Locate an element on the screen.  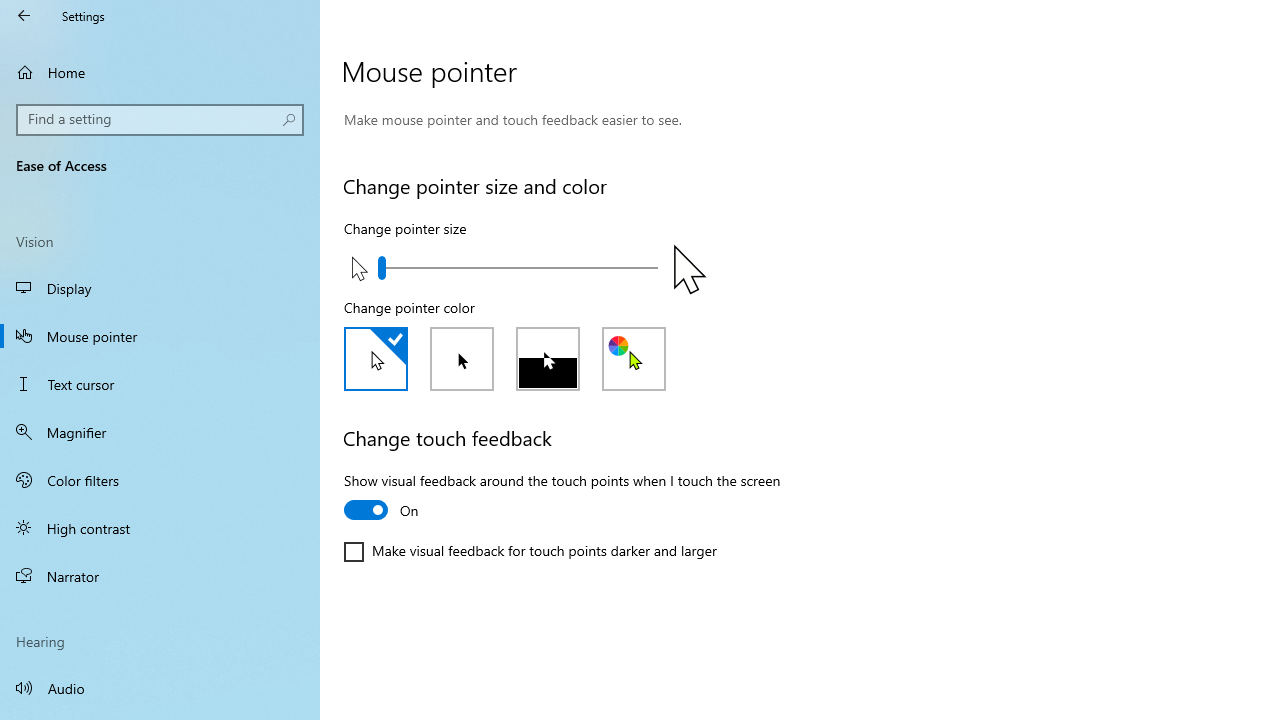
'Narrator' is located at coordinates (160, 576).